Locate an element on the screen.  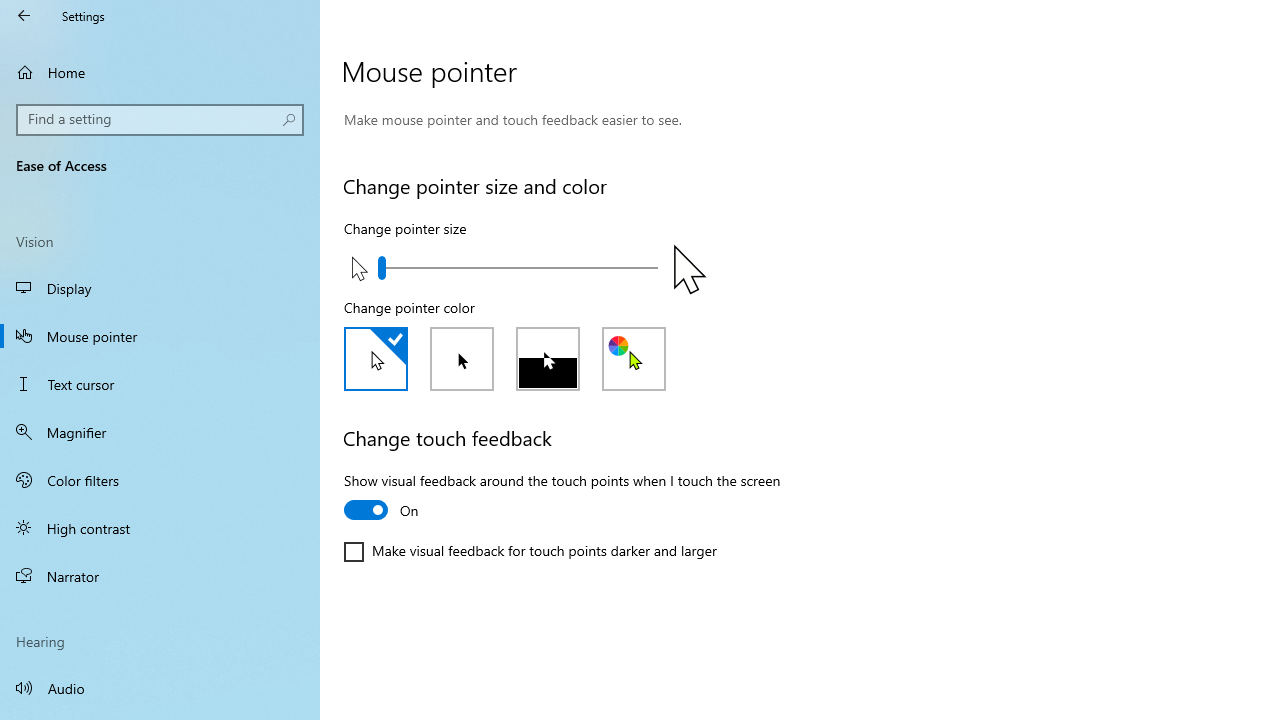
'Narrator' is located at coordinates (160, 576).